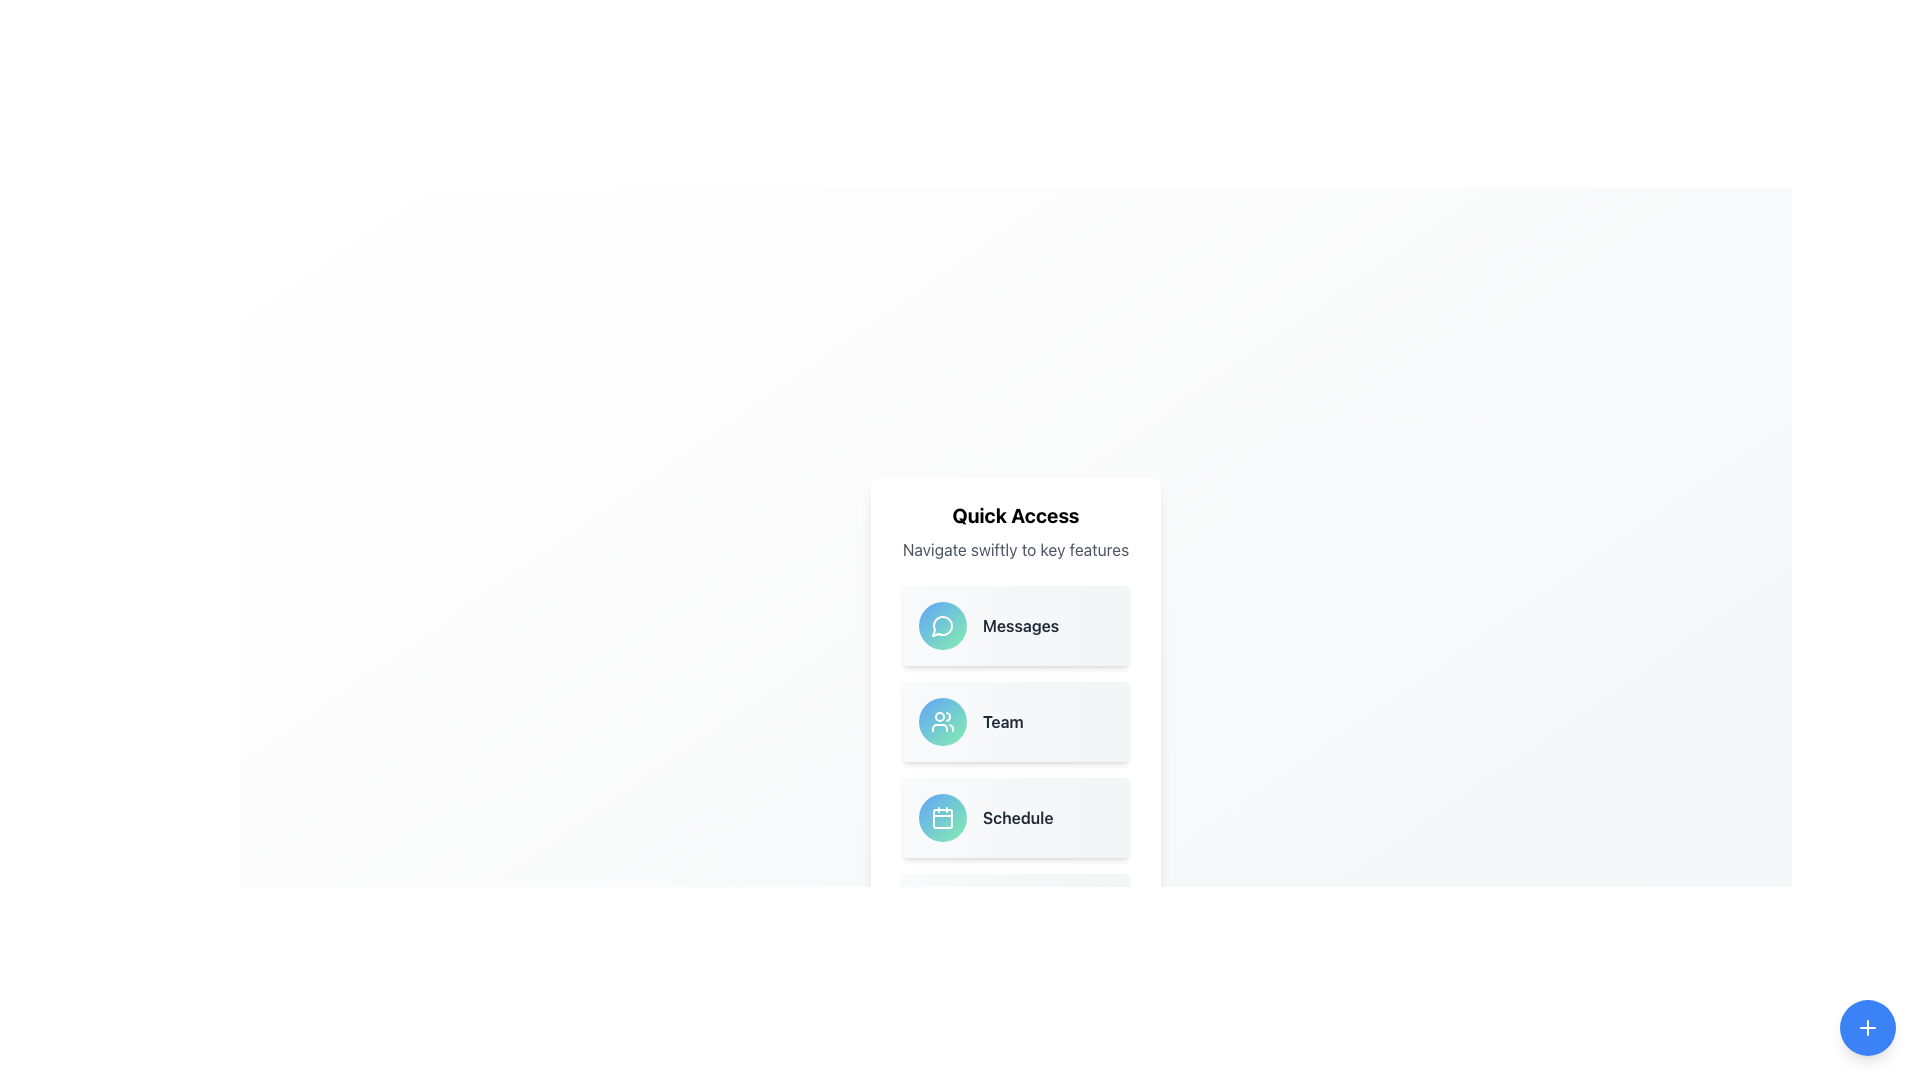 Image resolution: width=1920 pixels, height=1080 pixels. Describe the element at coordinates (1016, 550) in the screenshot. I see `the text element that reads 'Navigate swiftly to key features', which is styled in light gray and positioned below the title 'Quick Access'` at that location.